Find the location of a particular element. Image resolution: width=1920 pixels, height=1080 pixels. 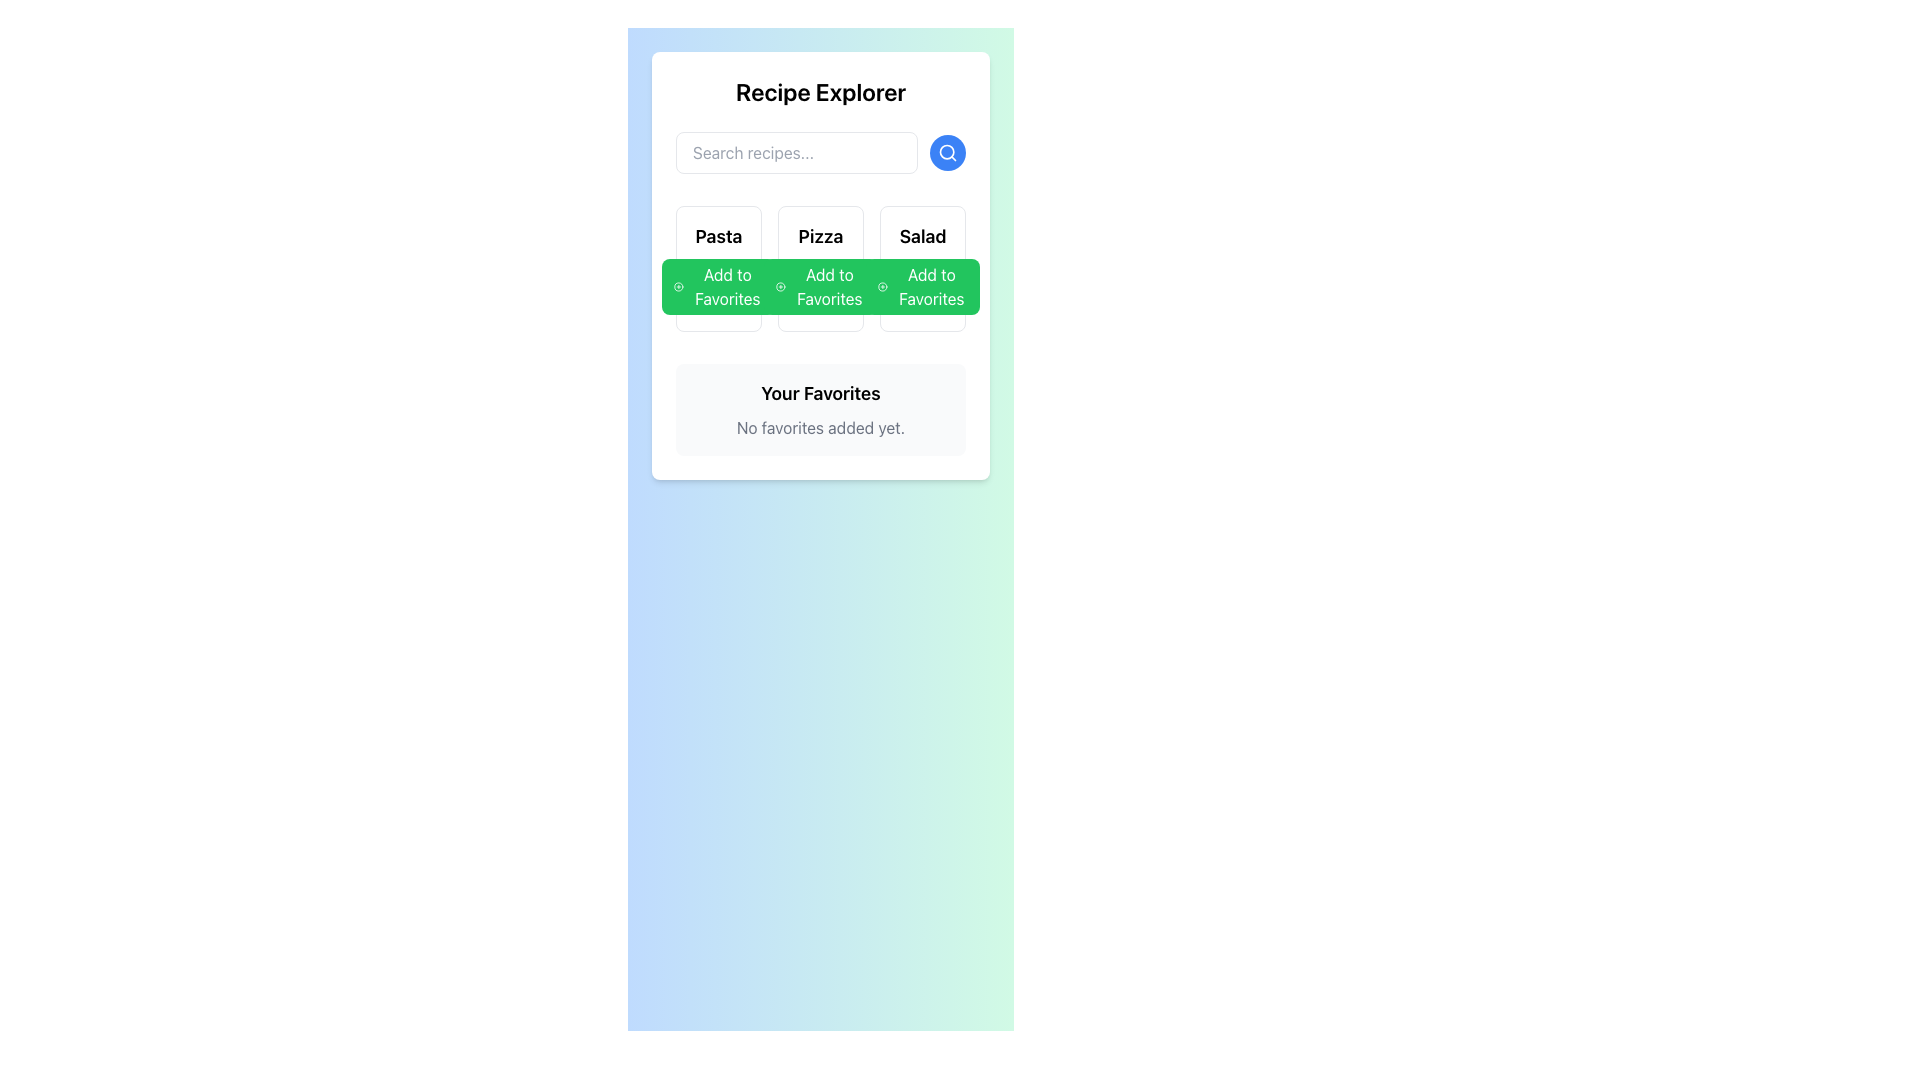

the circular icon with a plus sign located inside the green button labeled 'Add to Favorites' for the 'Salad' category is located at coordinates (882, 286).